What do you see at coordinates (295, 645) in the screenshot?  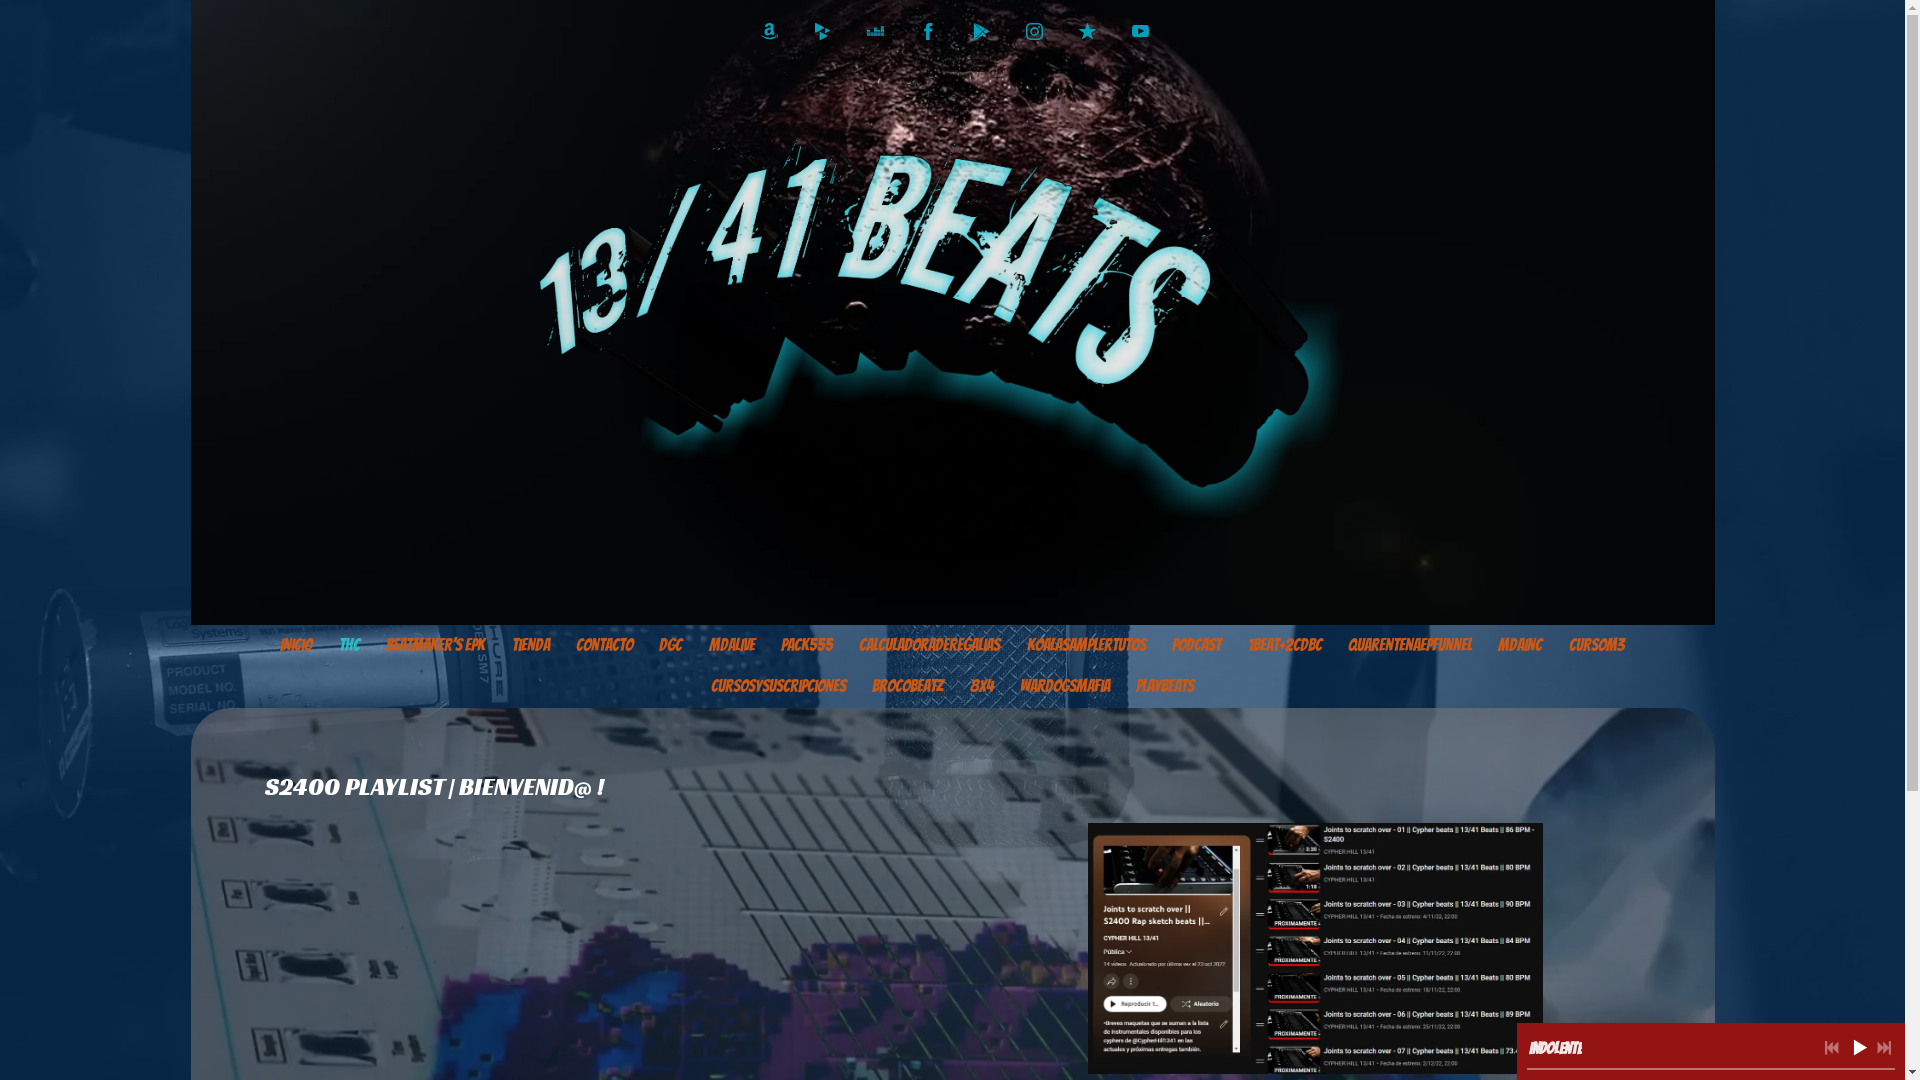 I see `'Inicio'` at bounding box center [295, 645].